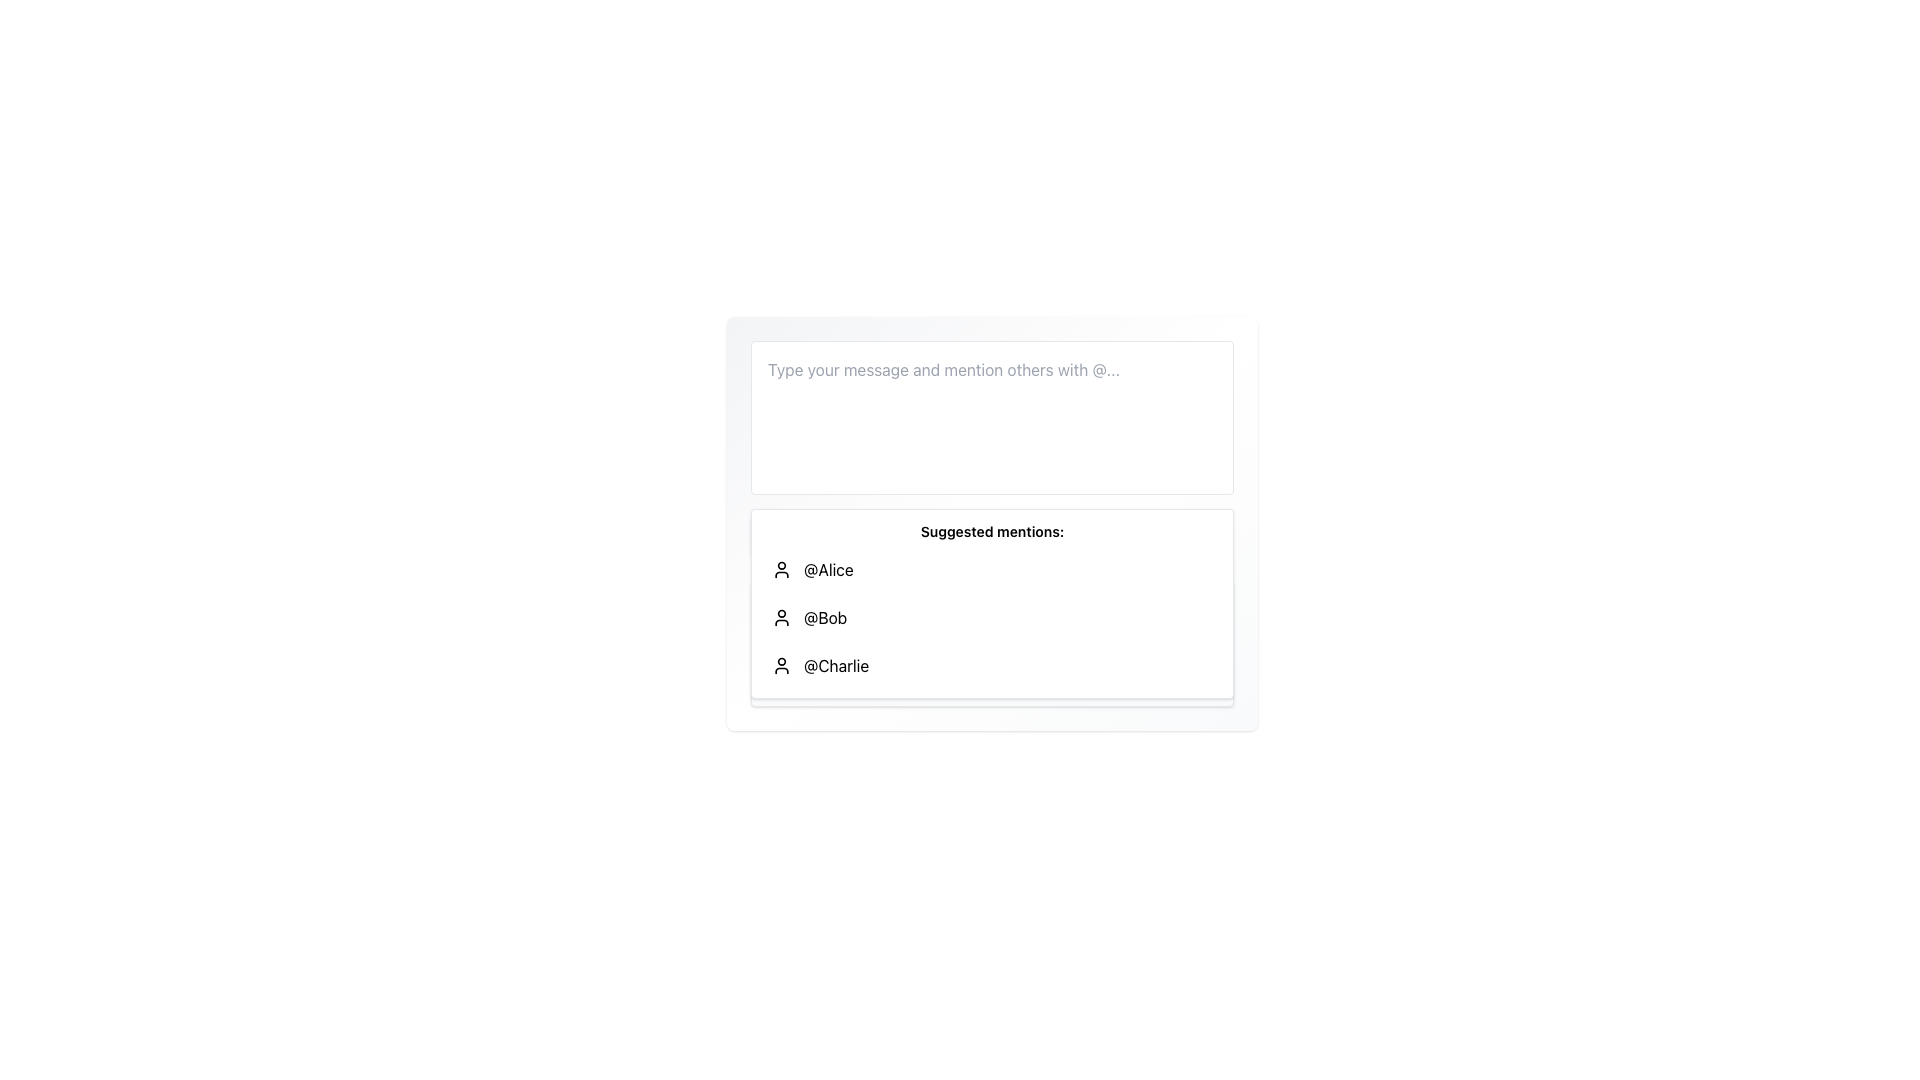  I want to click on the user silhouette icon located immediately before the '@Charlie' label in the suggestion list, so click(781, 666).